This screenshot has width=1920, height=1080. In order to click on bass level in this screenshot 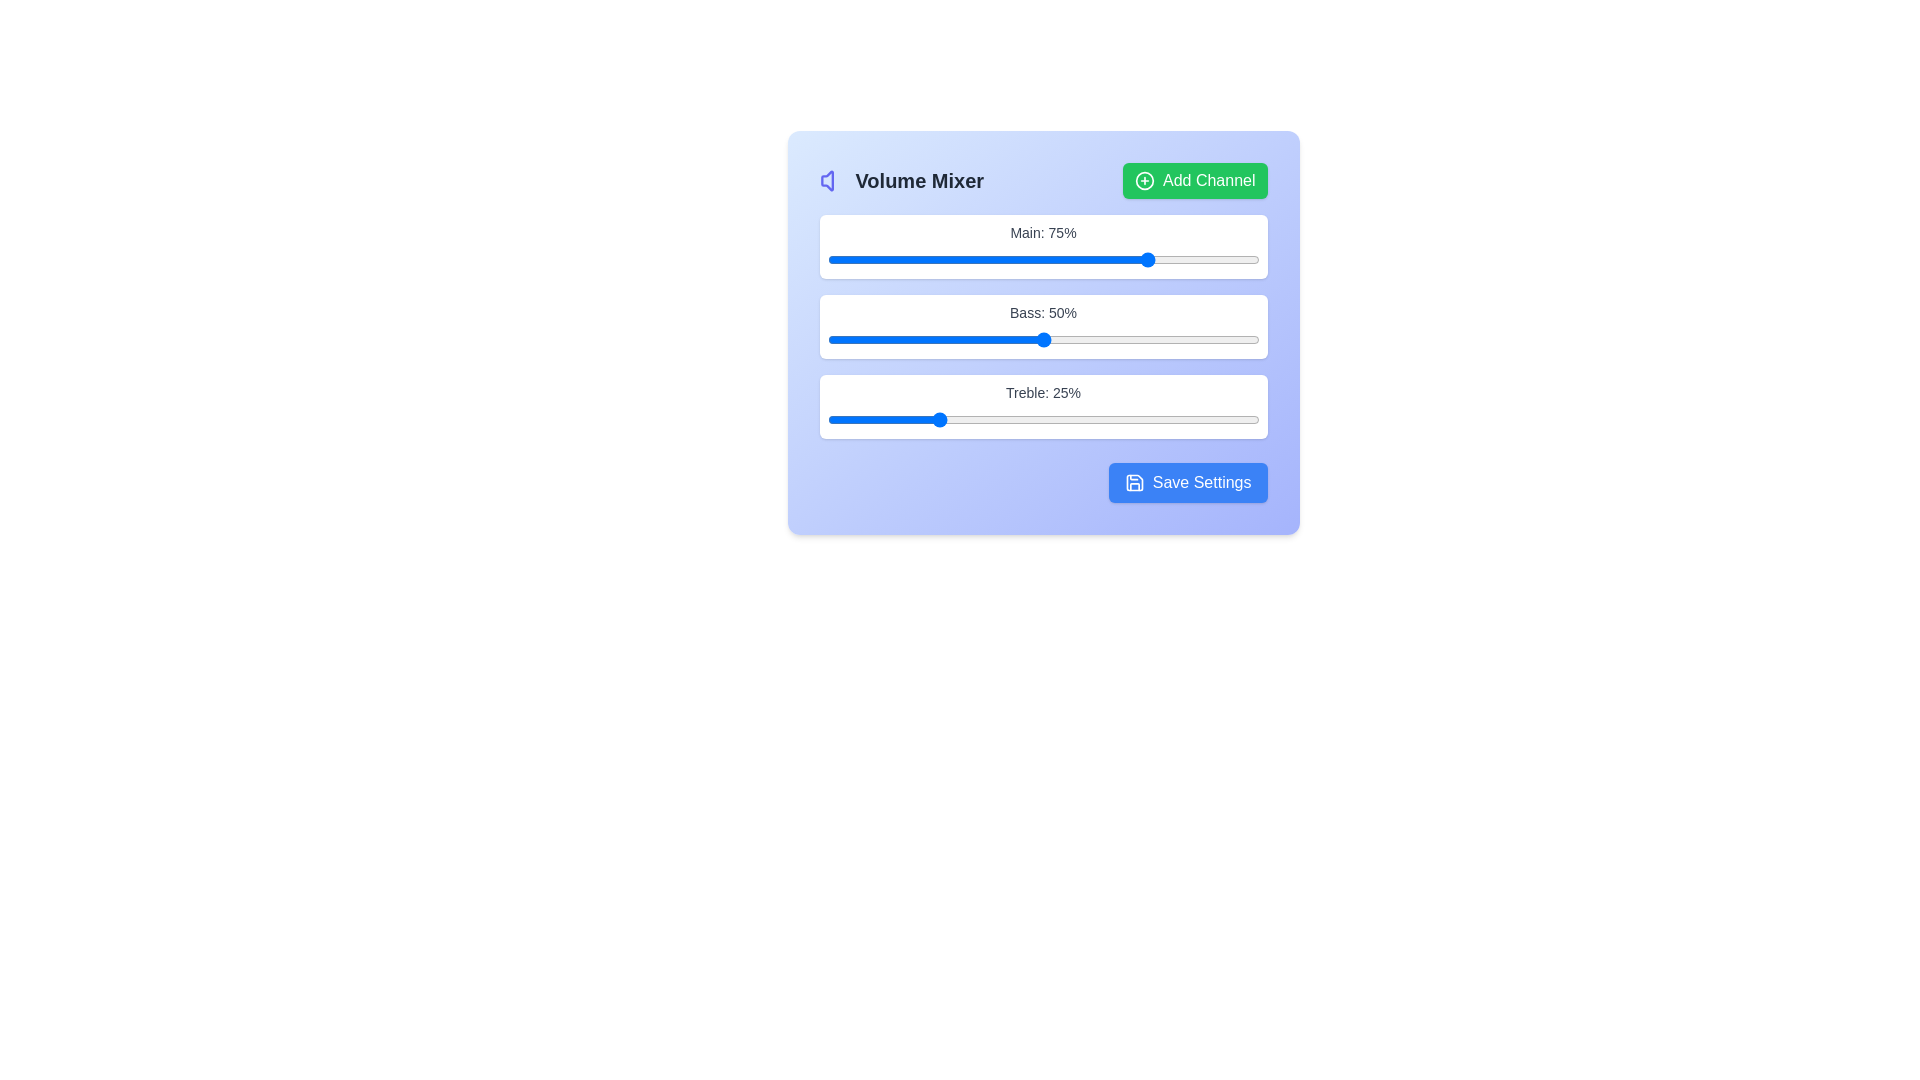, I will do `click(961, 338)`.